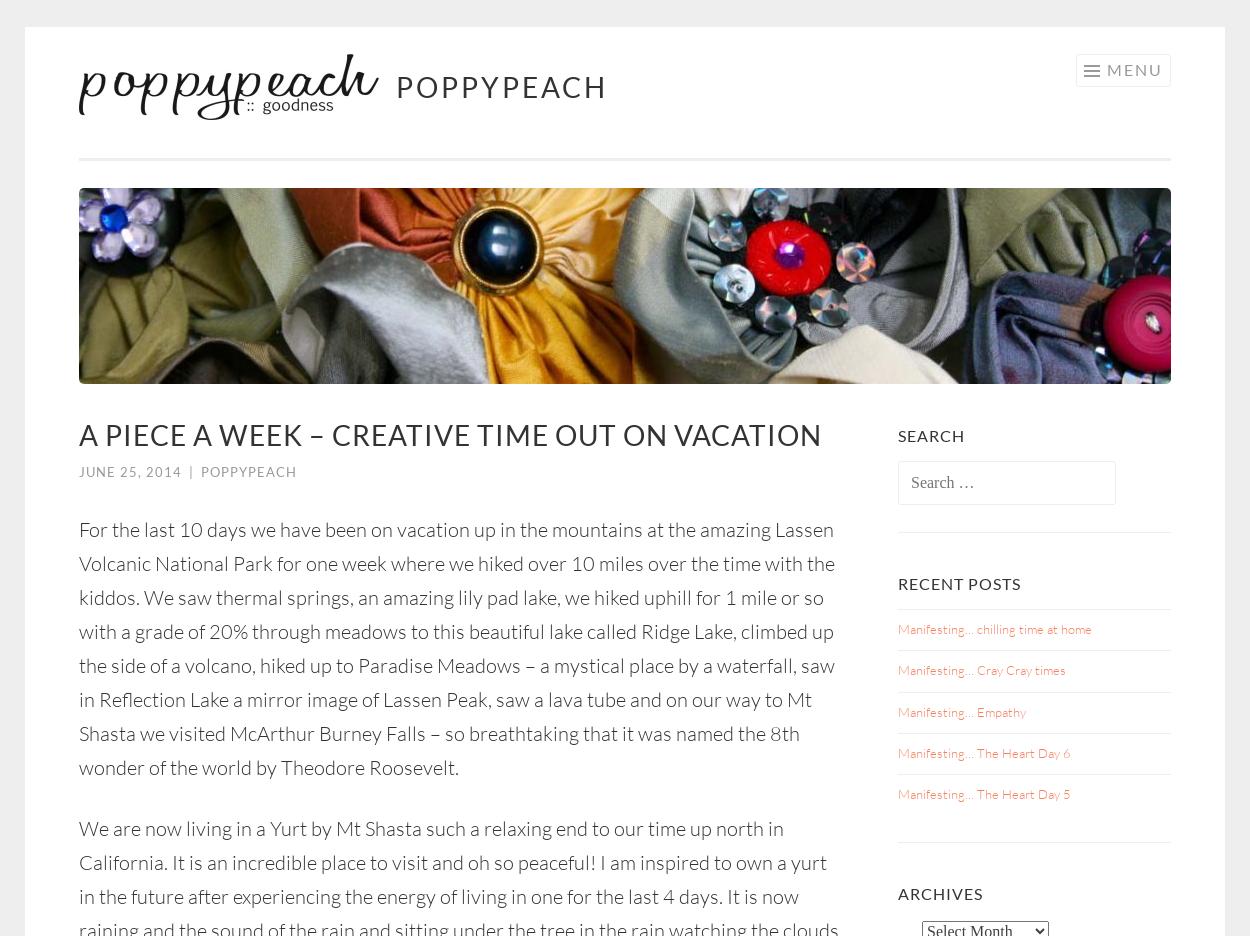 The height and width of the screenshot is (936, 1250). Describe the element at coordinates (78, 471) in the screenshot. I see `'June 25, 2014'` at that location.